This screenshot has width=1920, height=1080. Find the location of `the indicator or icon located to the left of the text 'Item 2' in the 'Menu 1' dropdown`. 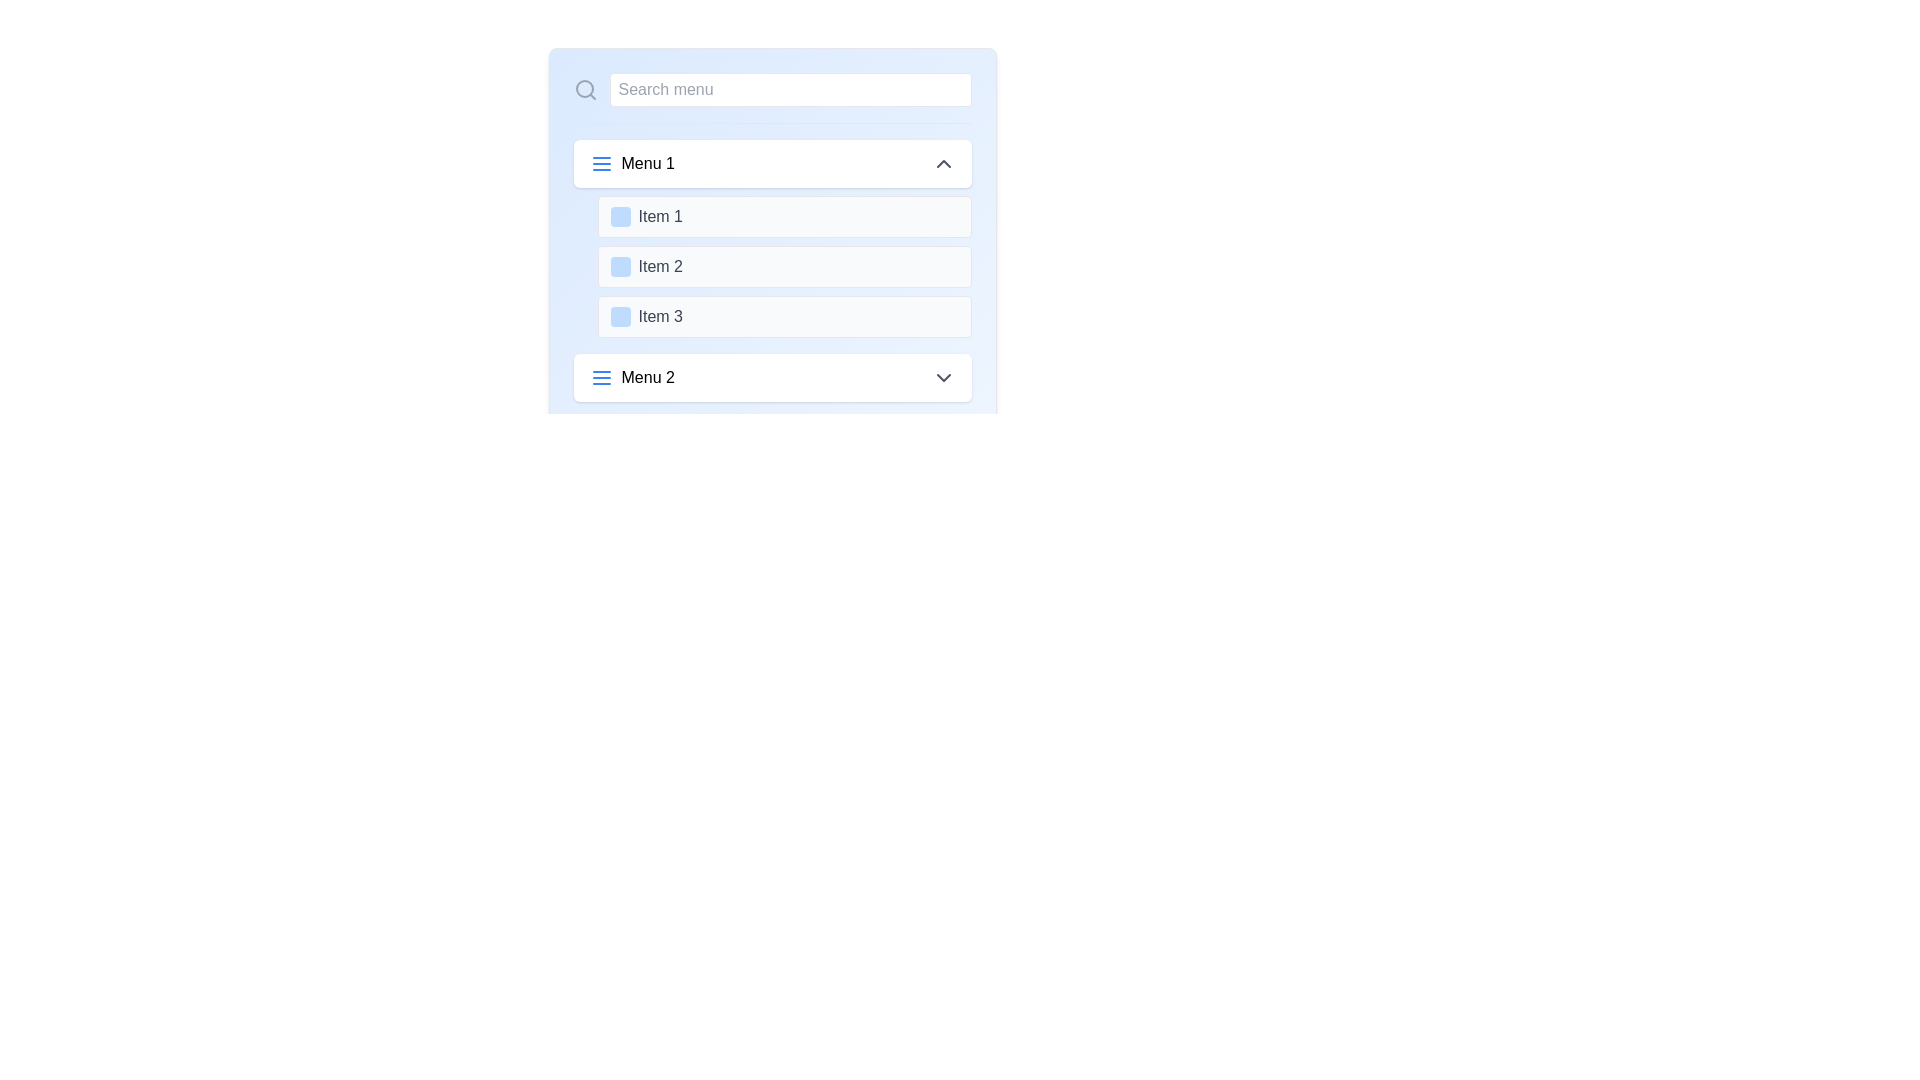

the indicator or icon located to the left of the text 'Item 2' in the 'Menu 1' dropdown is located at coordinates (619, 265).